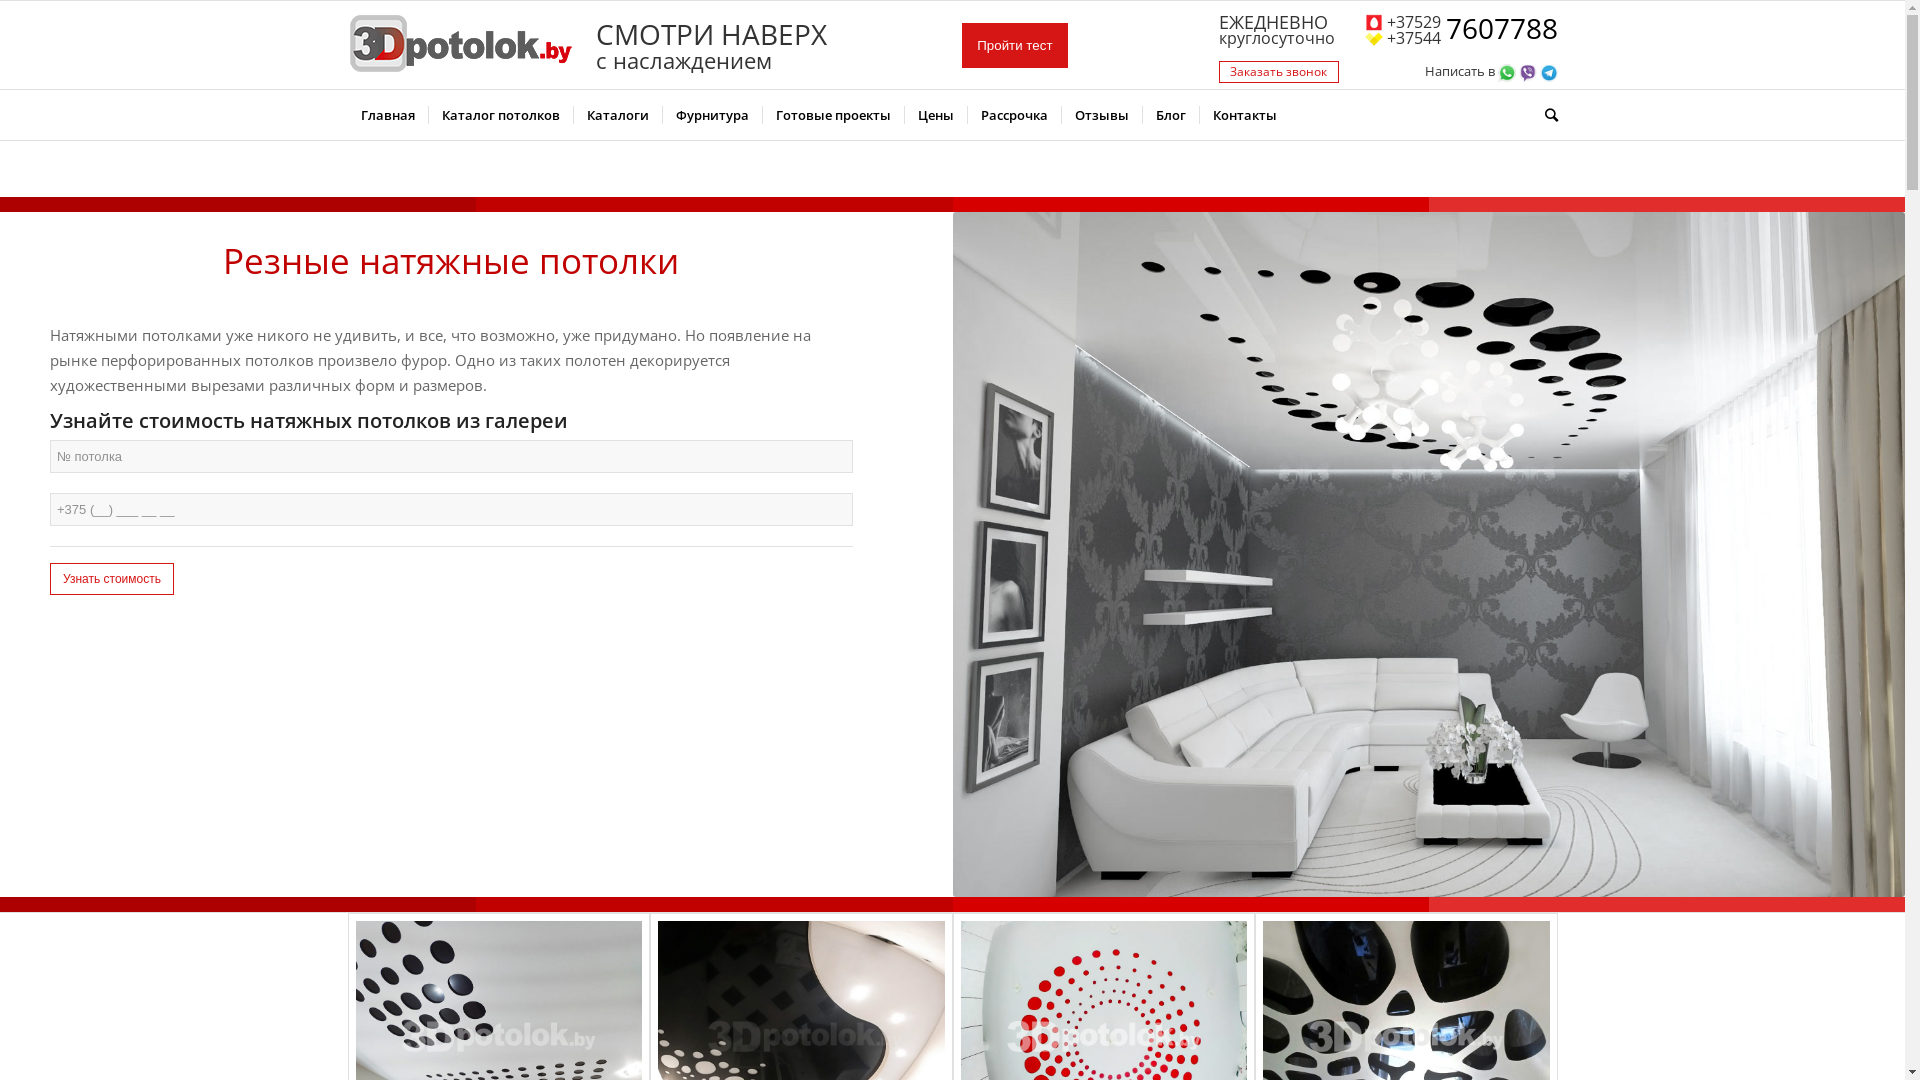 The image size is (1920, 1080). What do you see at coordinates (1445, 30) in the screenshot?
I see `'7607788'` at bounding box center [1445, 30].